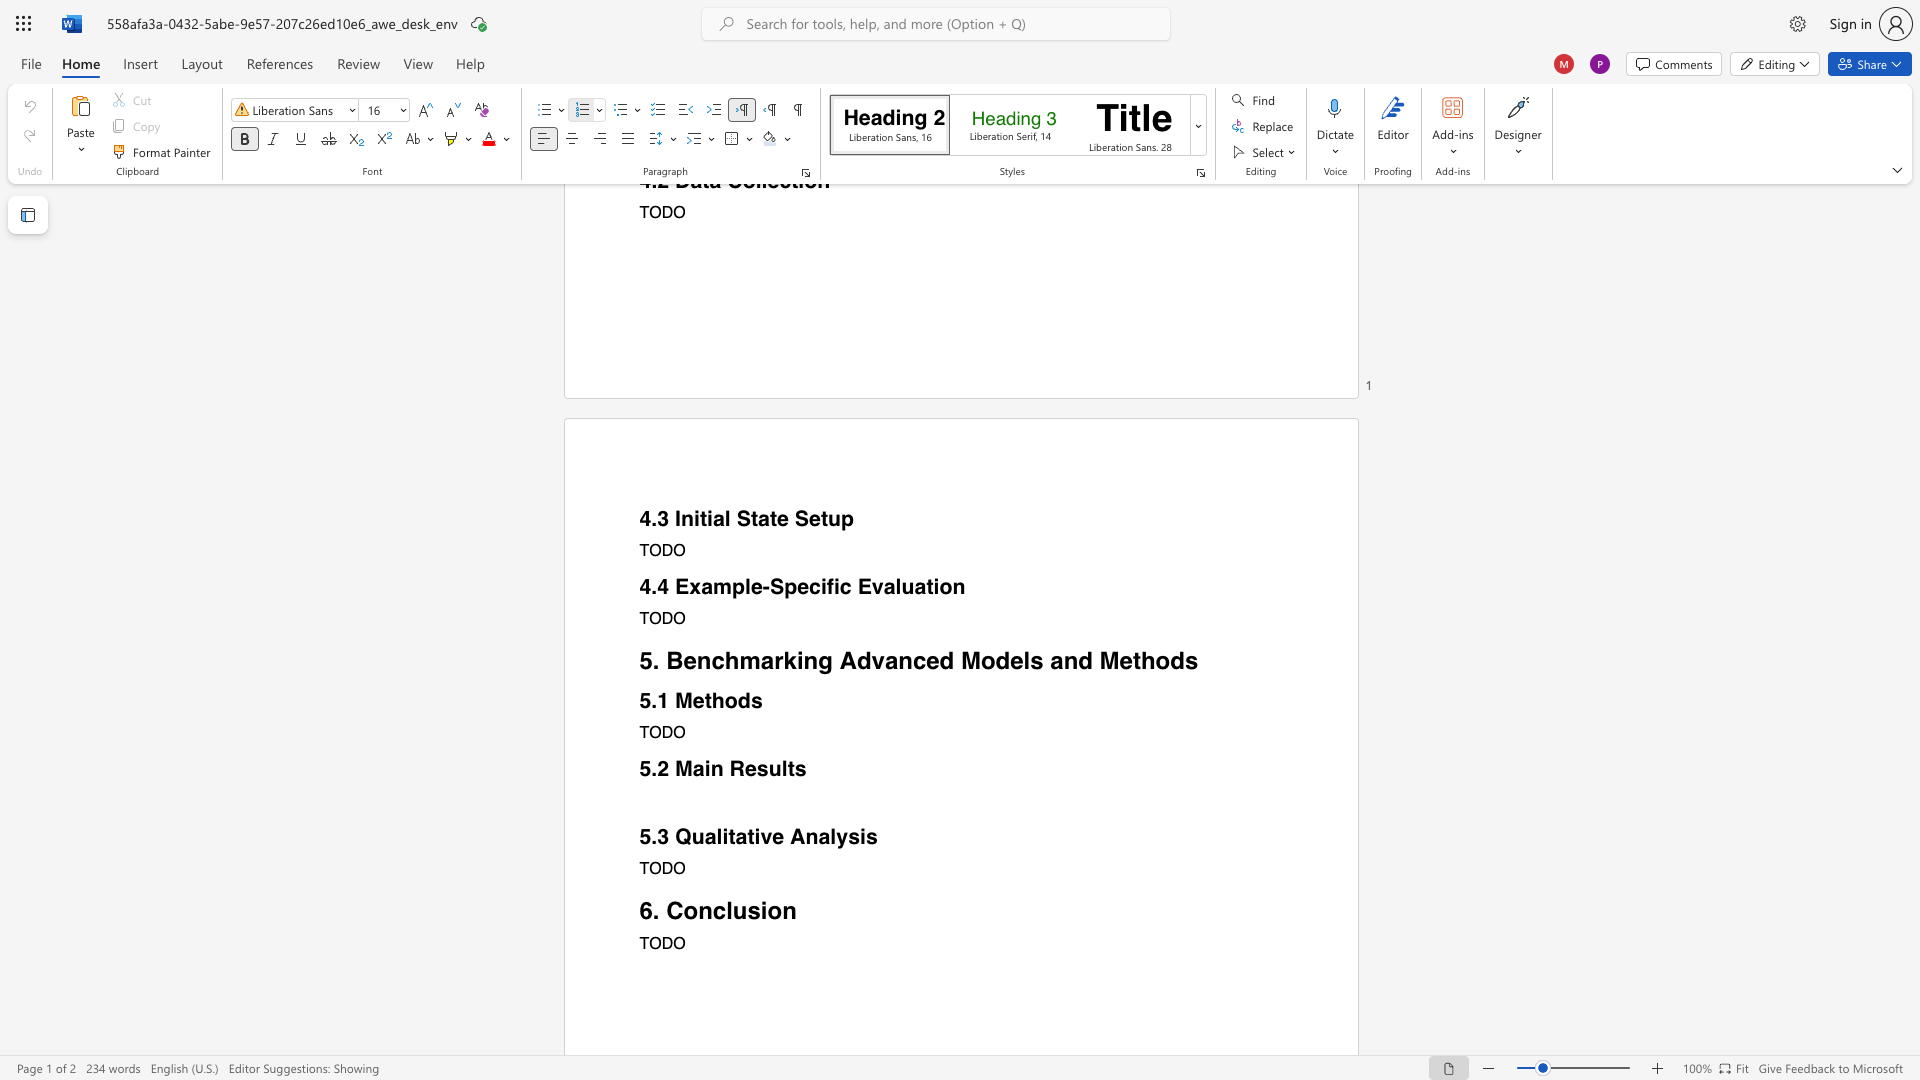 The image size is (1920, 1080). I want to click on the space between the continuous character "6" and "." in the text, so click(651, 910).